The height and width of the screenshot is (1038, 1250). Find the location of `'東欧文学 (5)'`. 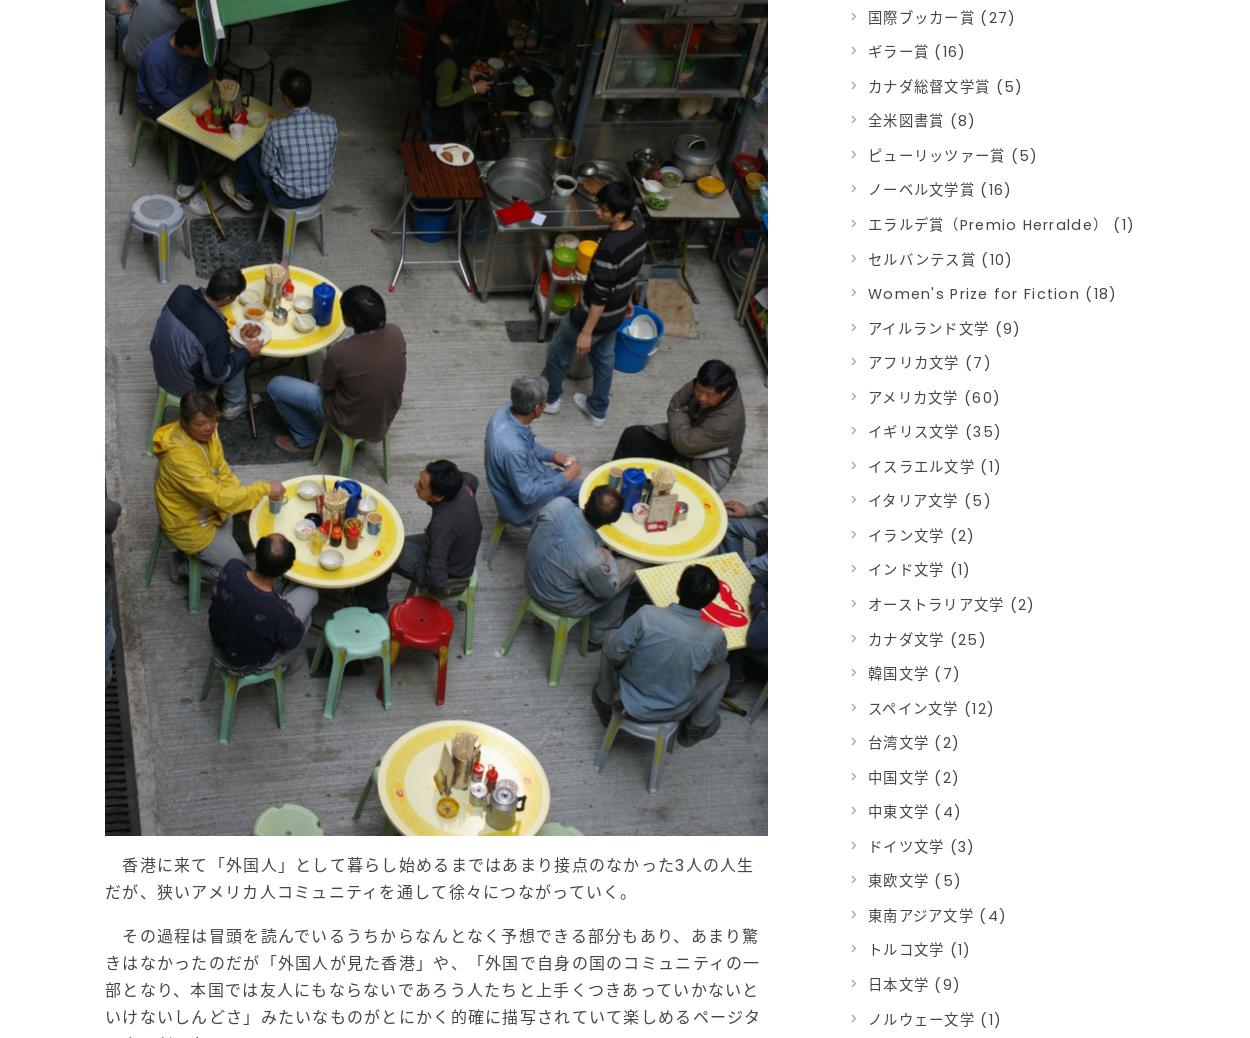

'東欧文学 (5)' is located at coordinates (915, 880).